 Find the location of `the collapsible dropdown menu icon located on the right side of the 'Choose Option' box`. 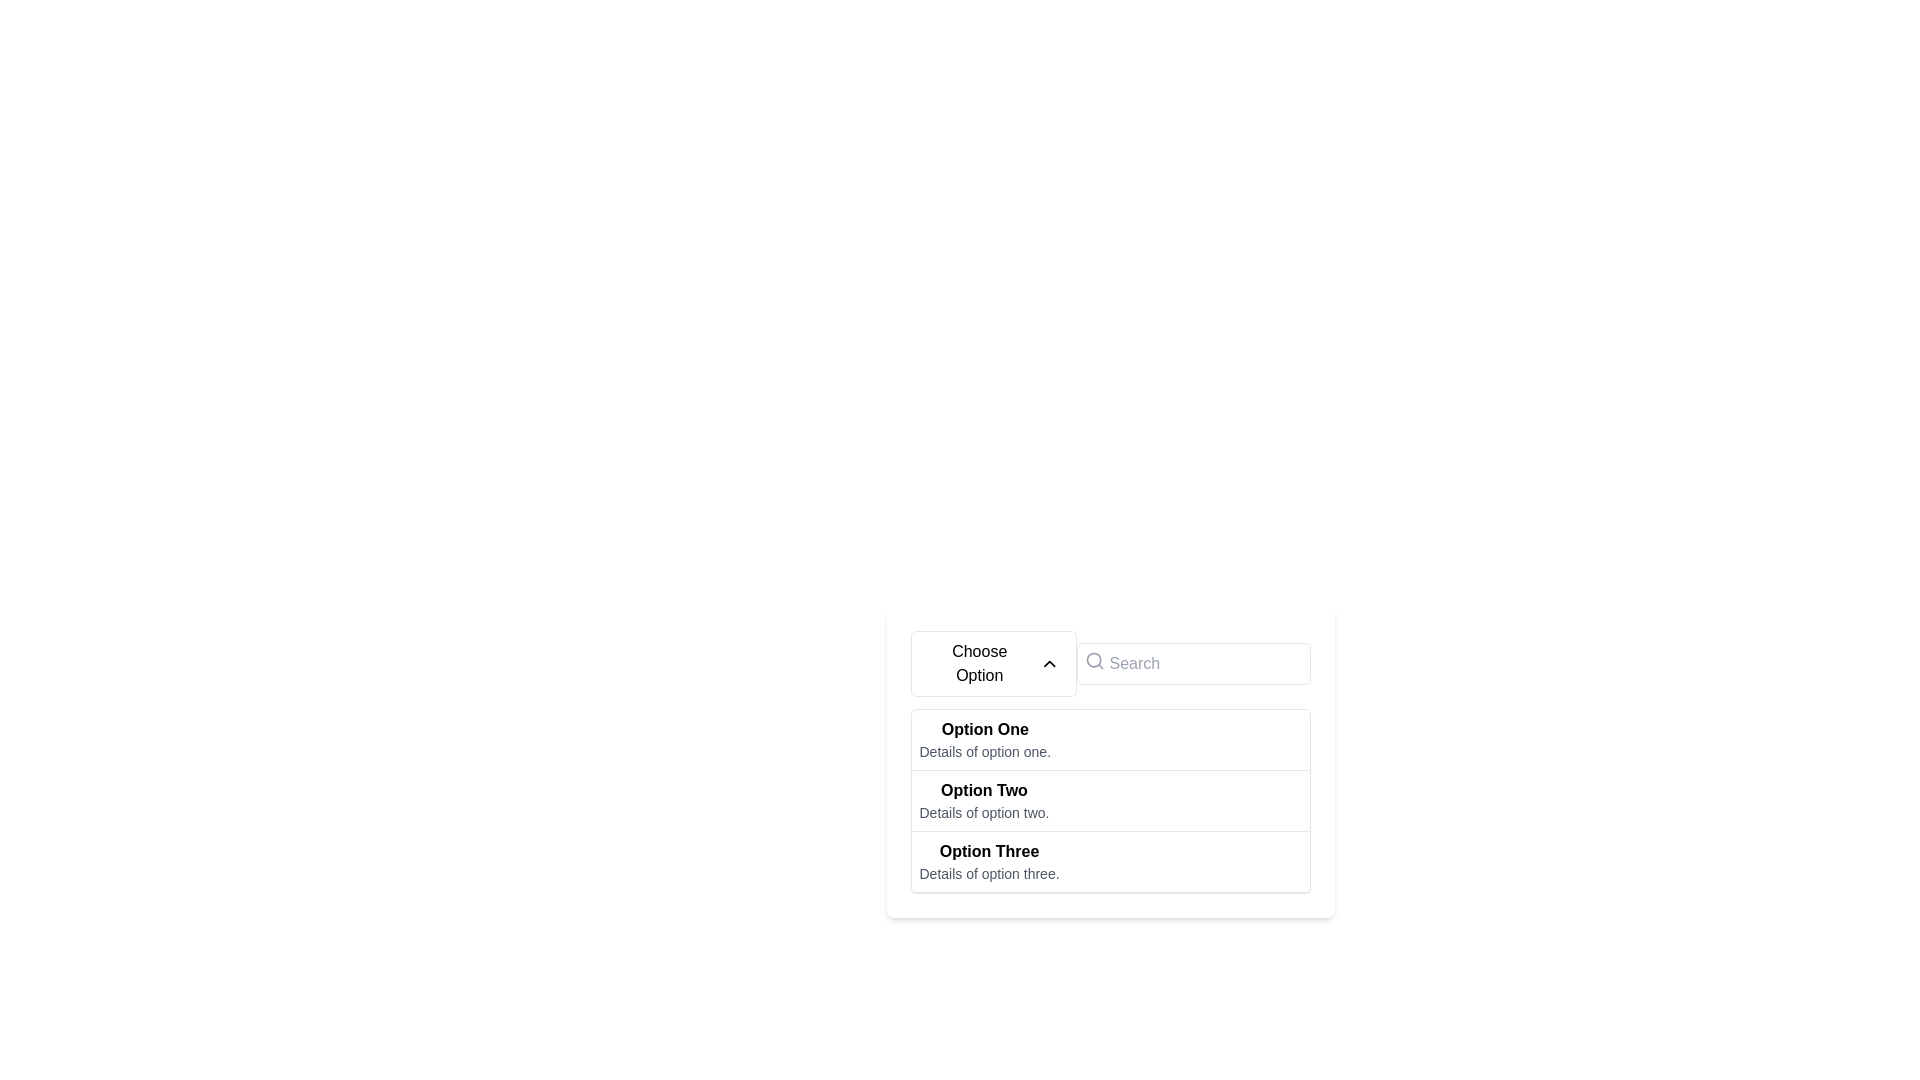

the collapsible dropdown menu icon located on the right side of the 'Choose Option' box is located at coordinates (1048, 663).